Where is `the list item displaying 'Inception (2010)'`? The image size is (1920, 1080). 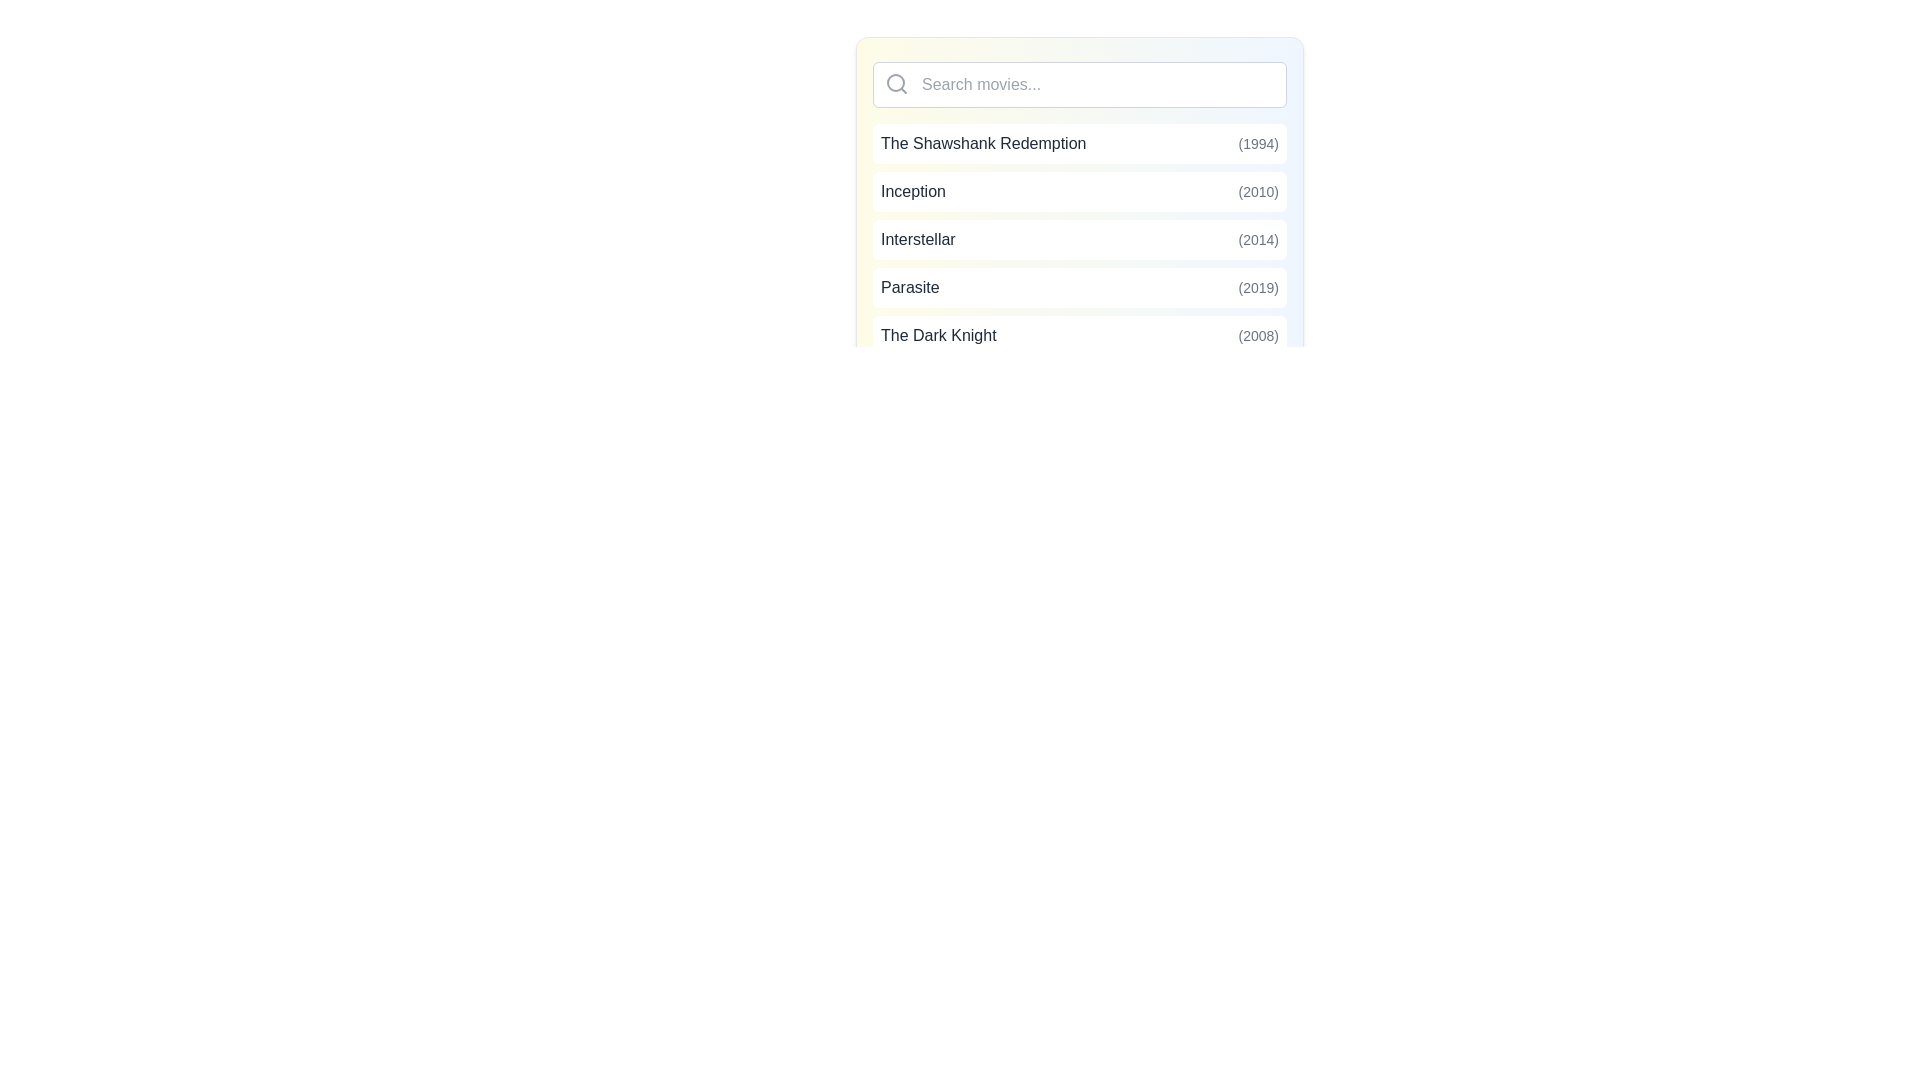 the list item displaying 'Inception (2010)' is located at coordinates (1079, 192).